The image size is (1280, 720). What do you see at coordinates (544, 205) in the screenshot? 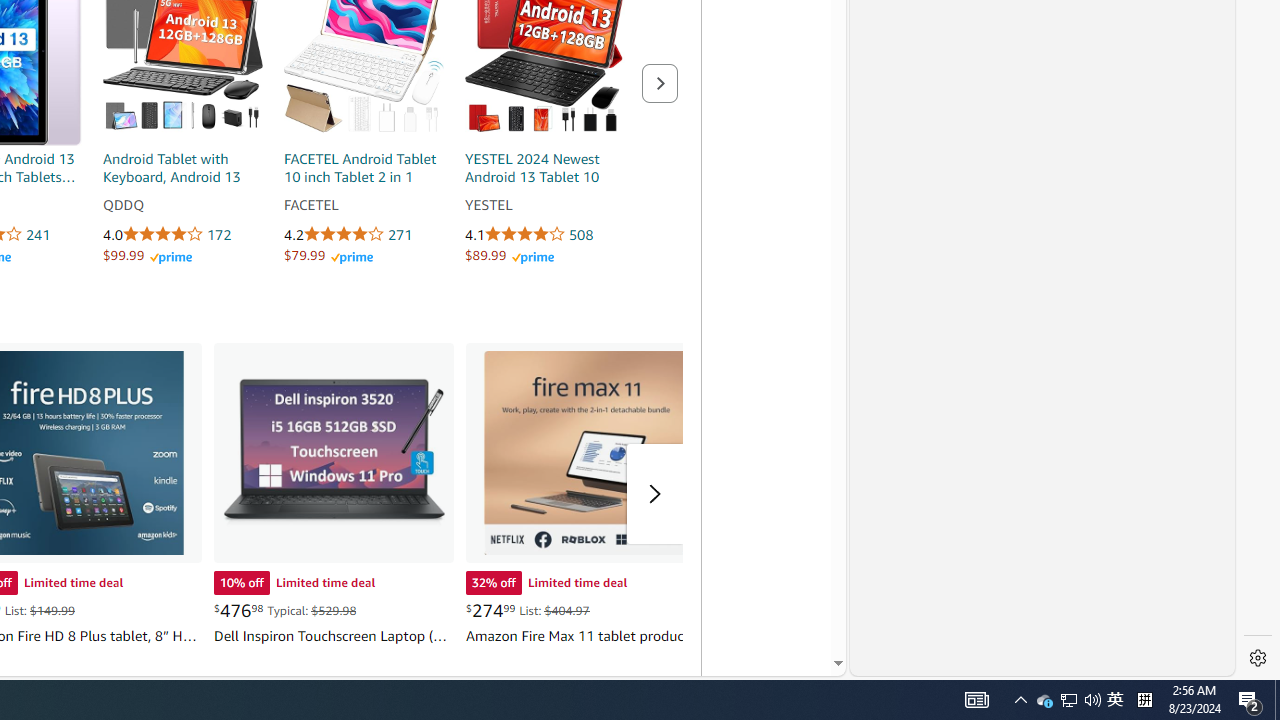
I see `'YESTEL'` at bounding box center [544, 205].